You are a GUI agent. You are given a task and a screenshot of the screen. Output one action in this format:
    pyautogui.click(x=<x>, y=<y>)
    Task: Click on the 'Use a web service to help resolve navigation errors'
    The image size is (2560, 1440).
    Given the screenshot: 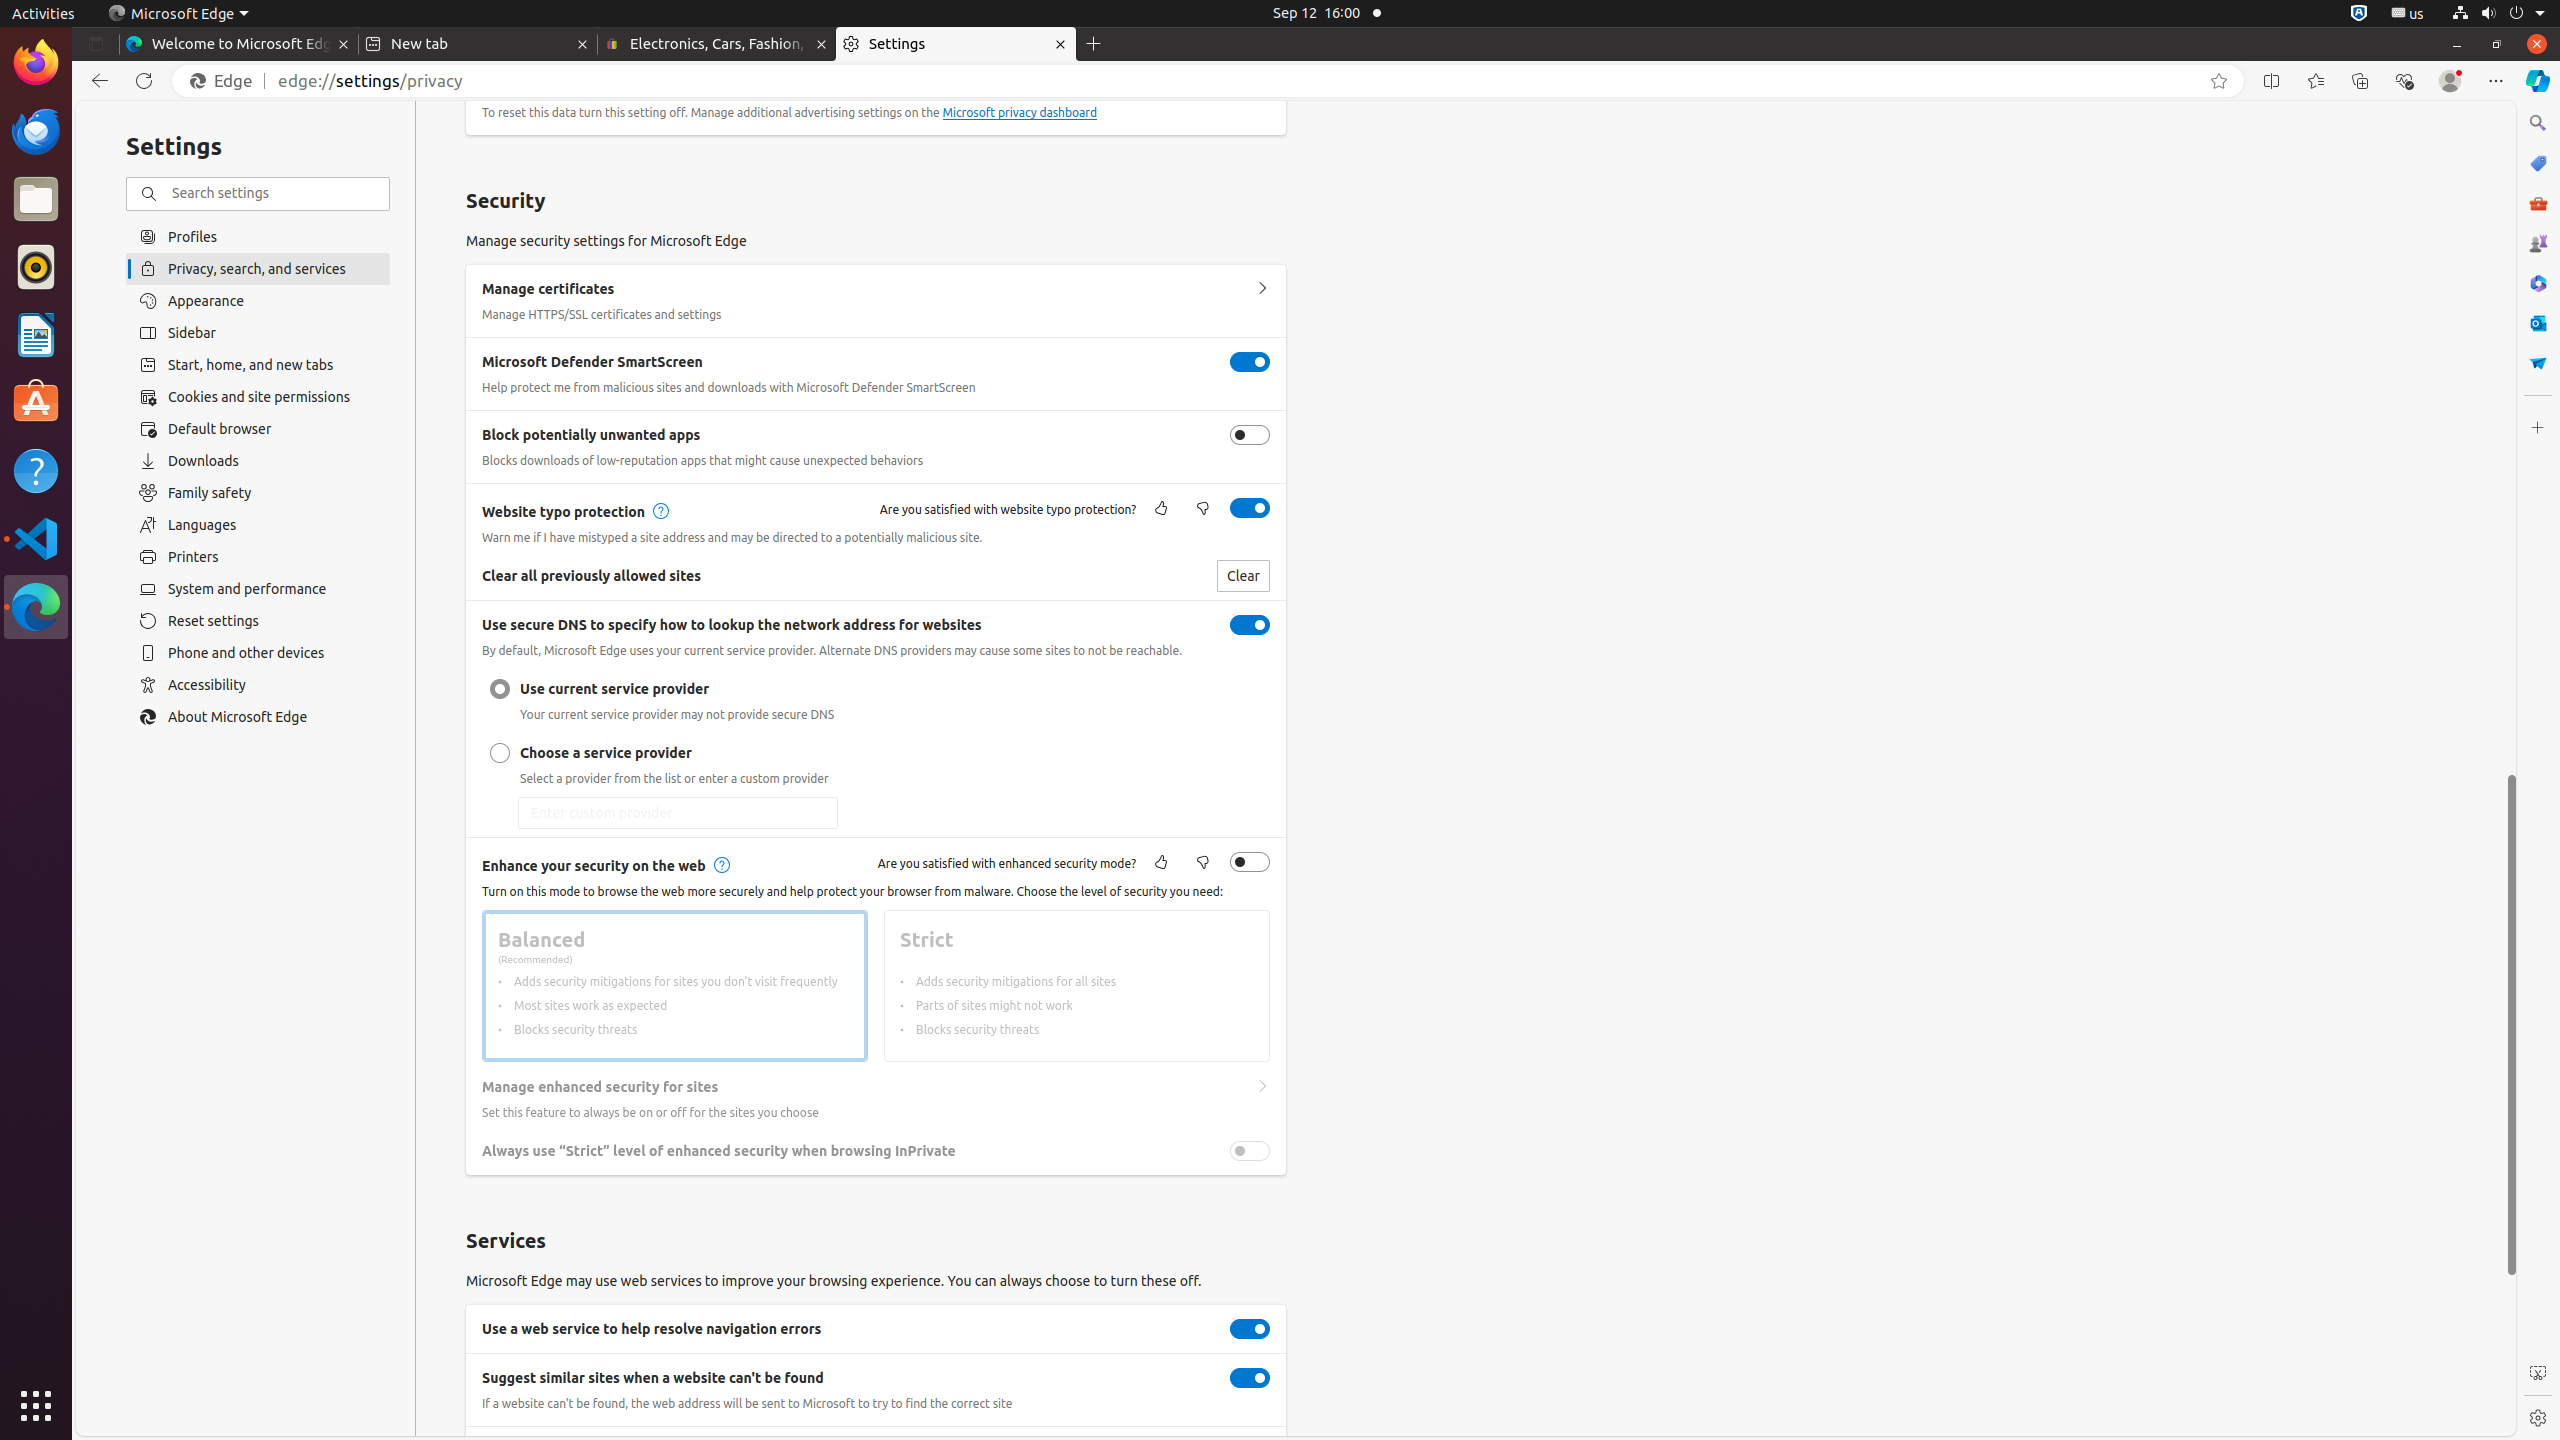 What is the action you would take?
    pyautogui.click(x=1250, y=1328)
    